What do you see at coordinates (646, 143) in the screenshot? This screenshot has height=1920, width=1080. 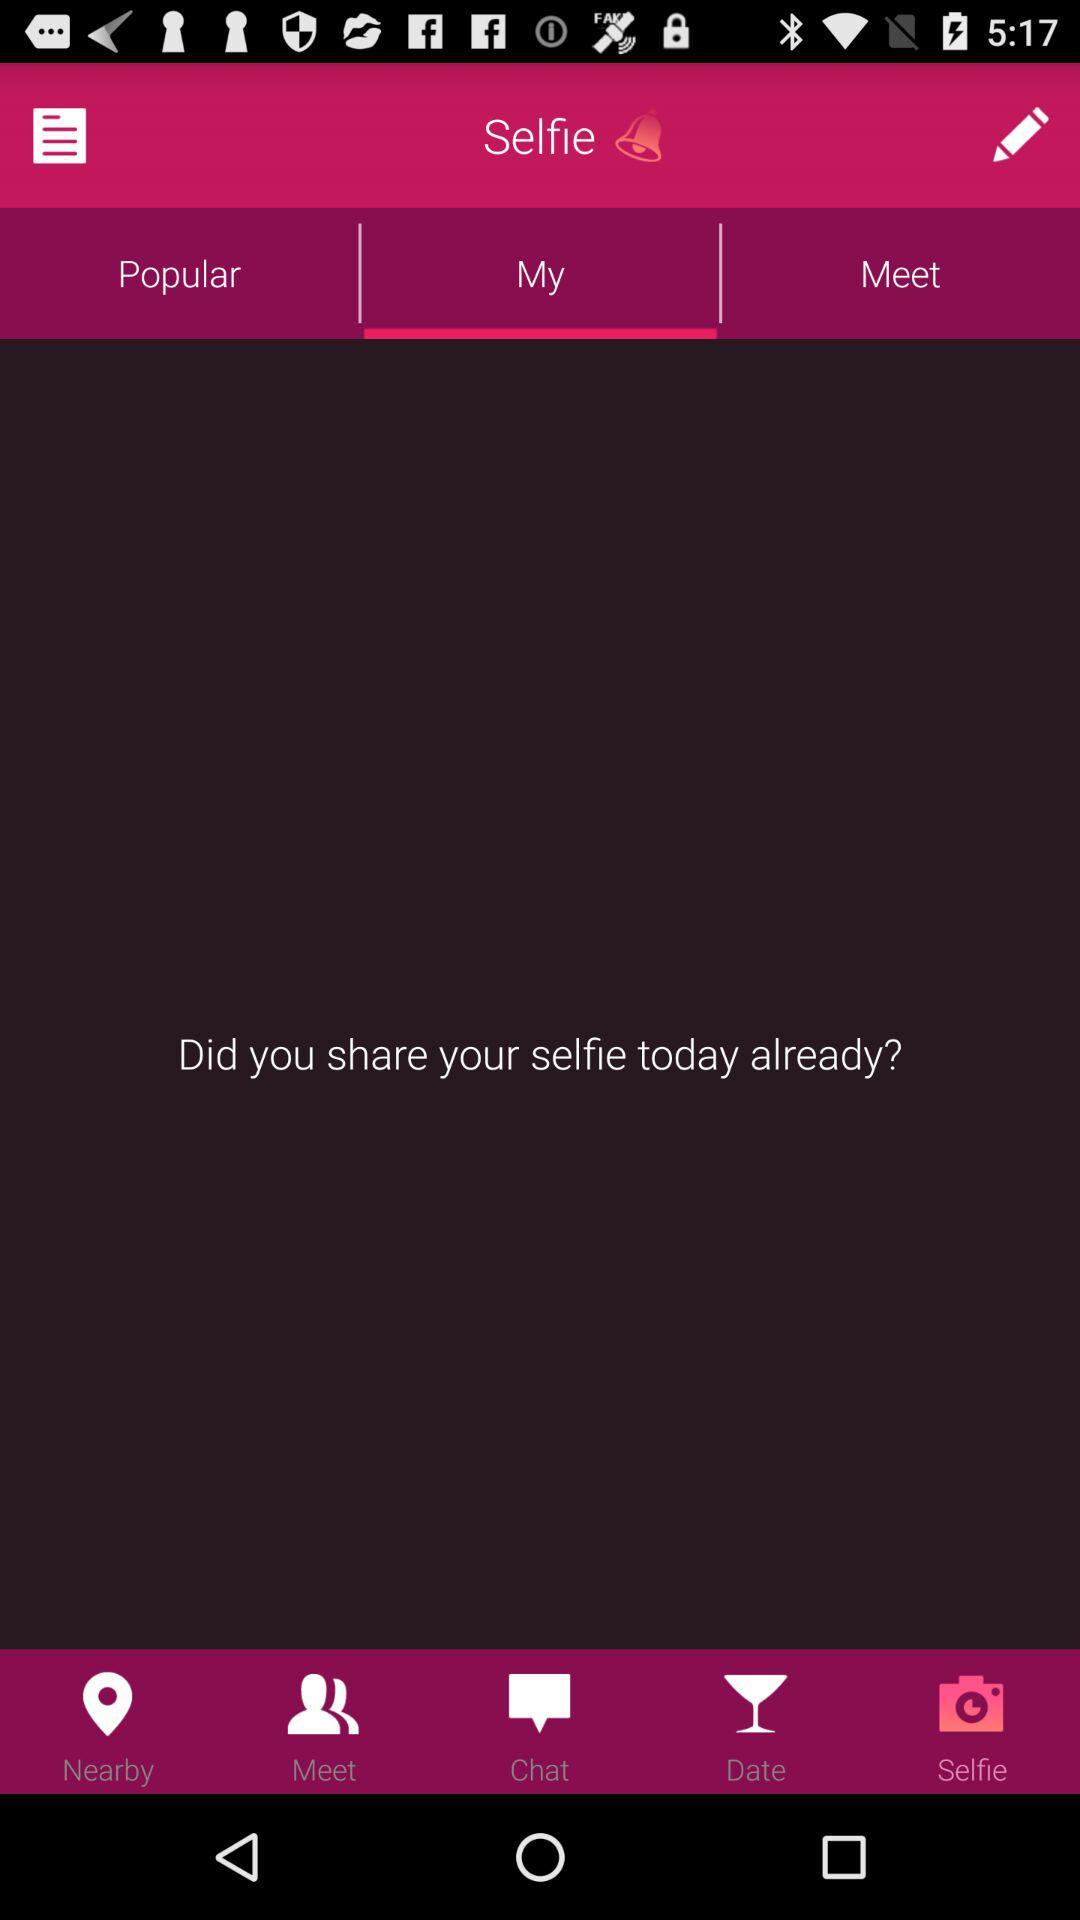 I see `the notifications icon` at bounding box center [646, 143].